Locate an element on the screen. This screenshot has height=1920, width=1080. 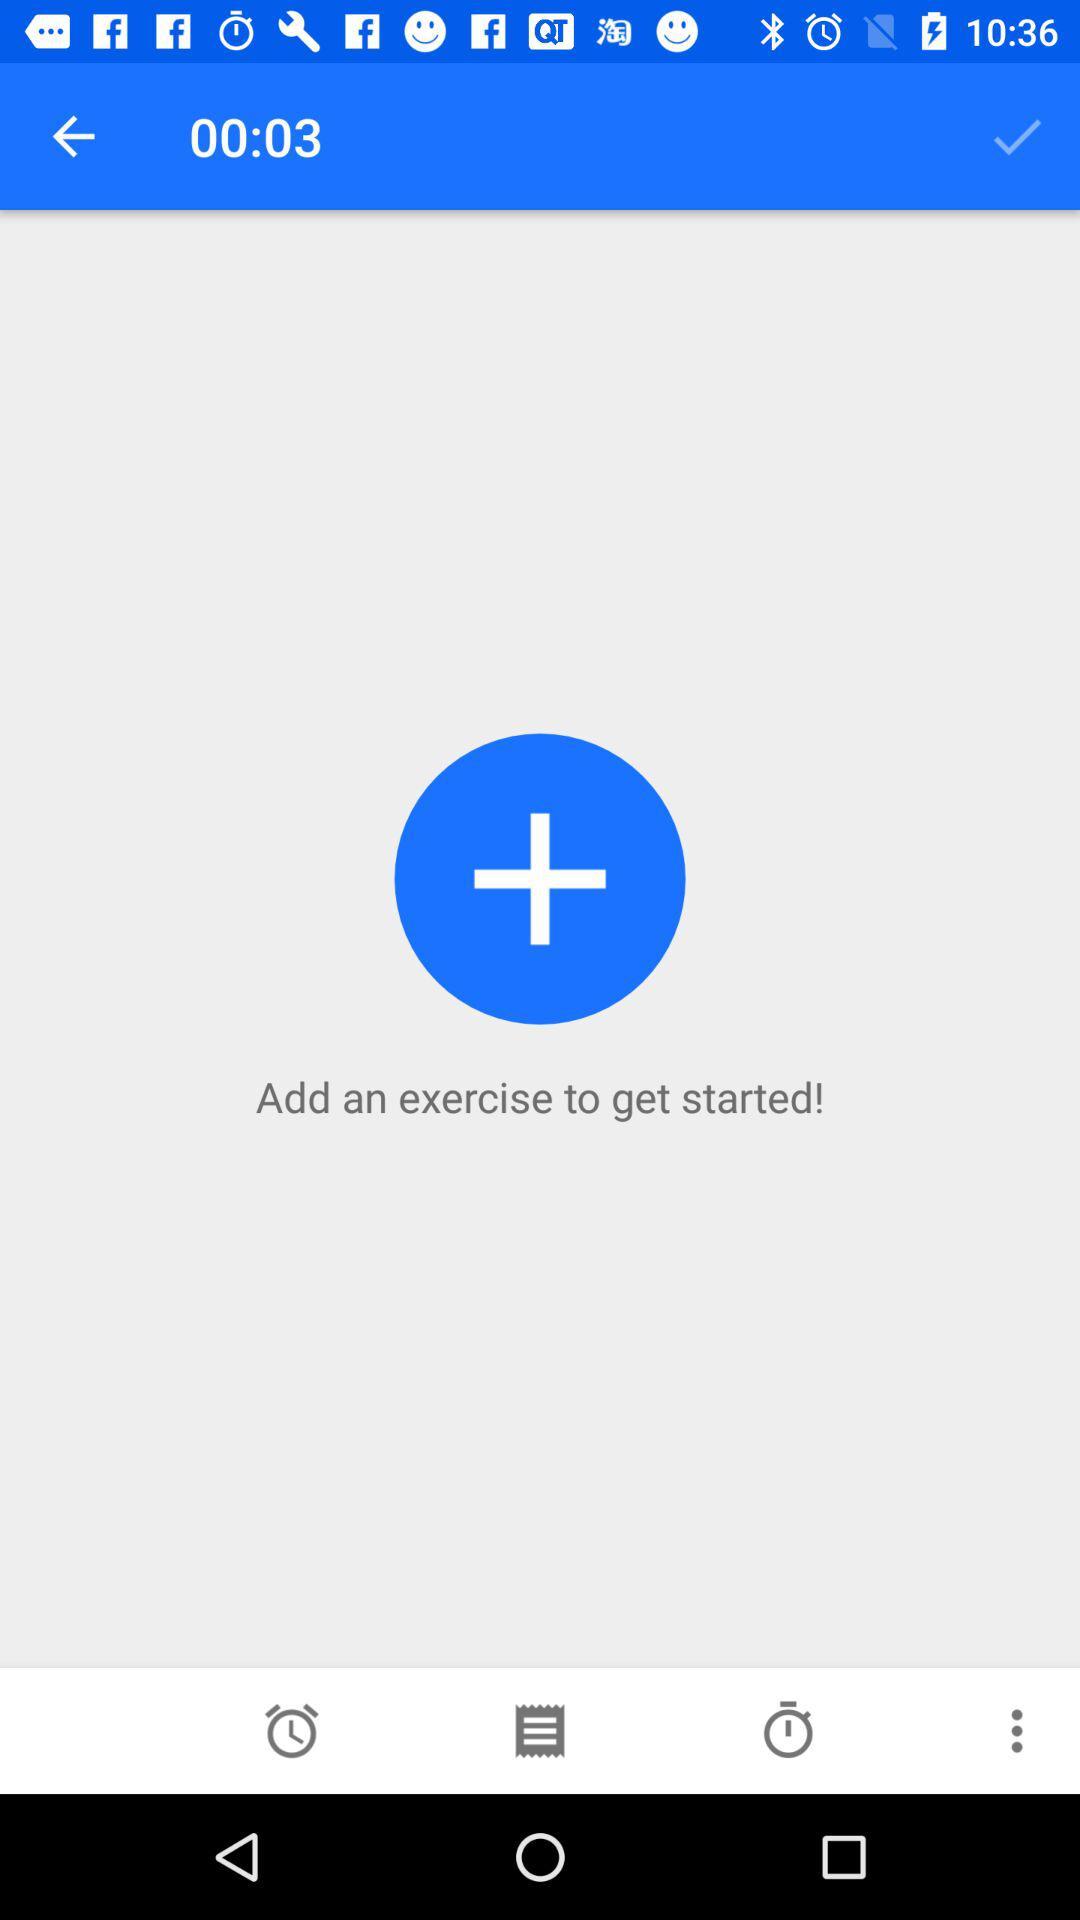
open options is located at coordinates (1017, 1730).